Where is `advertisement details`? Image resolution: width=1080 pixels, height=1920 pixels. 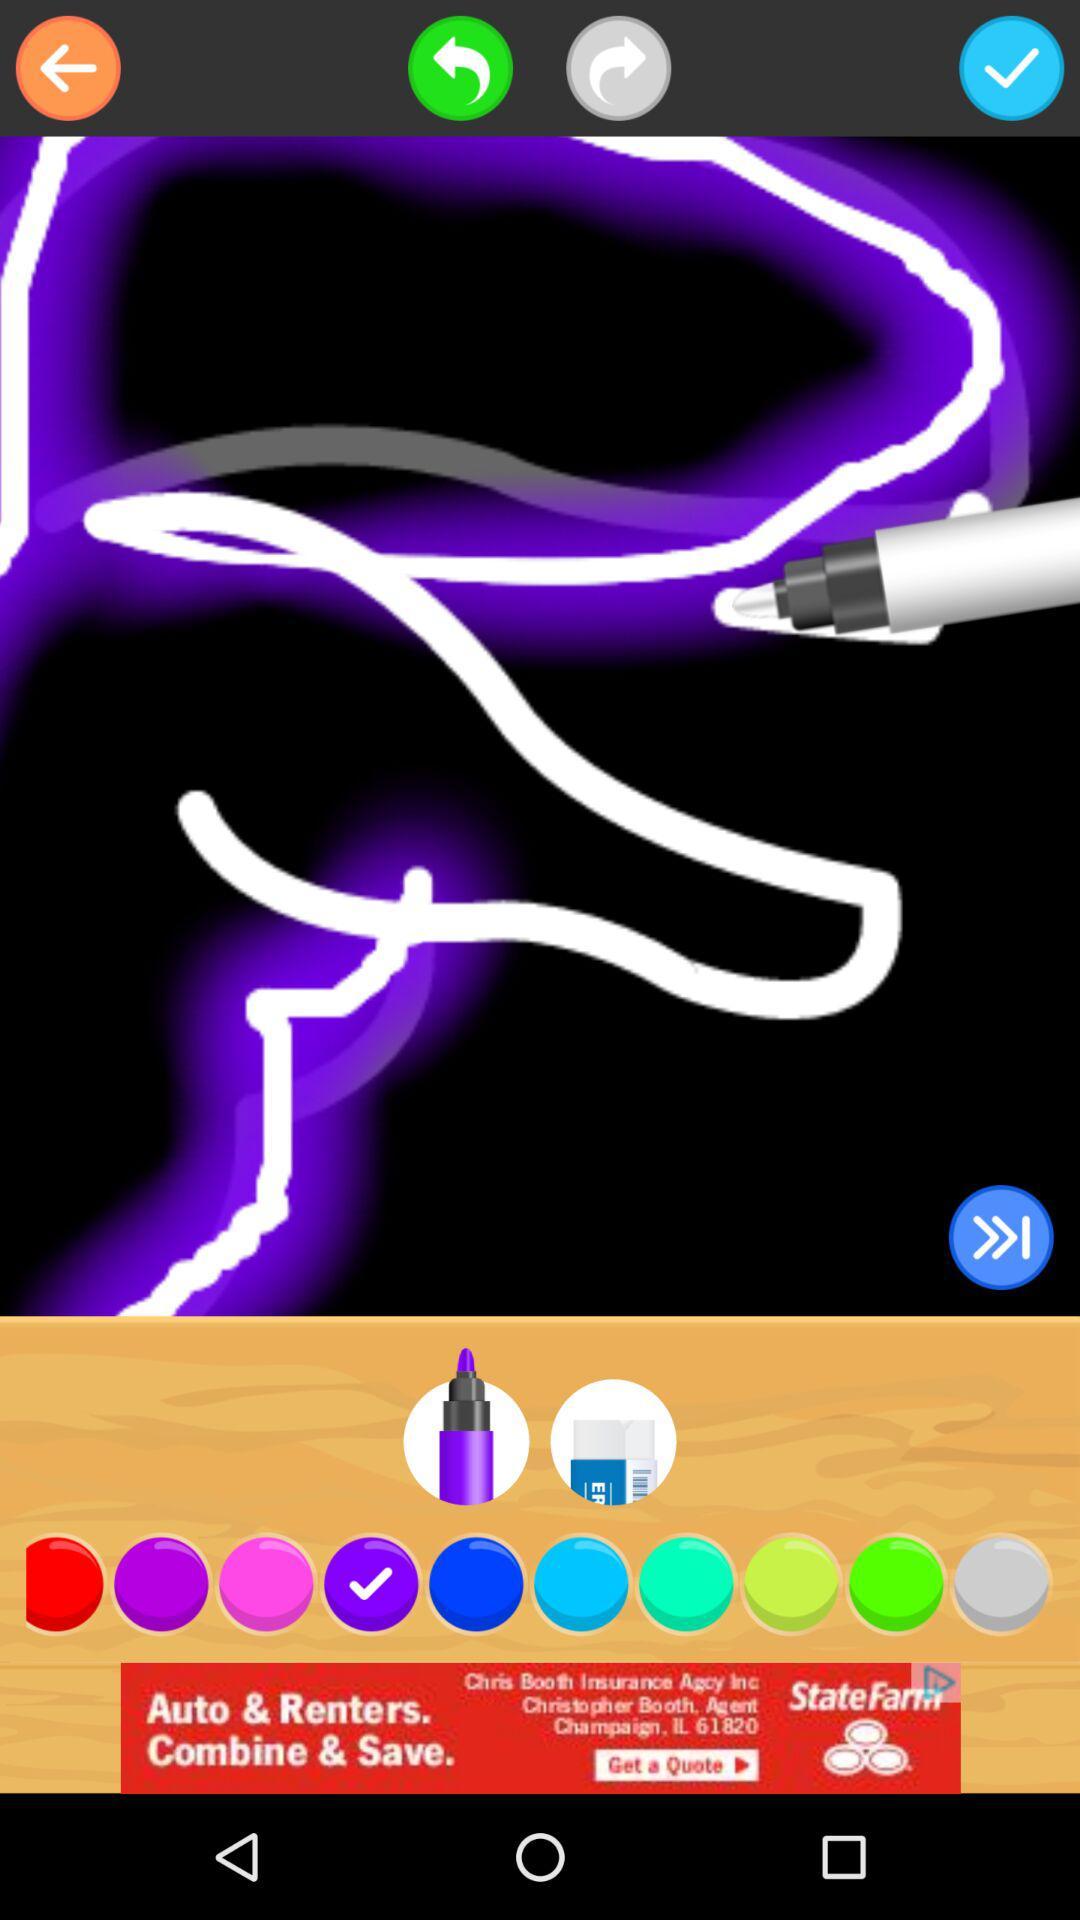
advertisement details is located at coordinates (540, 1727).